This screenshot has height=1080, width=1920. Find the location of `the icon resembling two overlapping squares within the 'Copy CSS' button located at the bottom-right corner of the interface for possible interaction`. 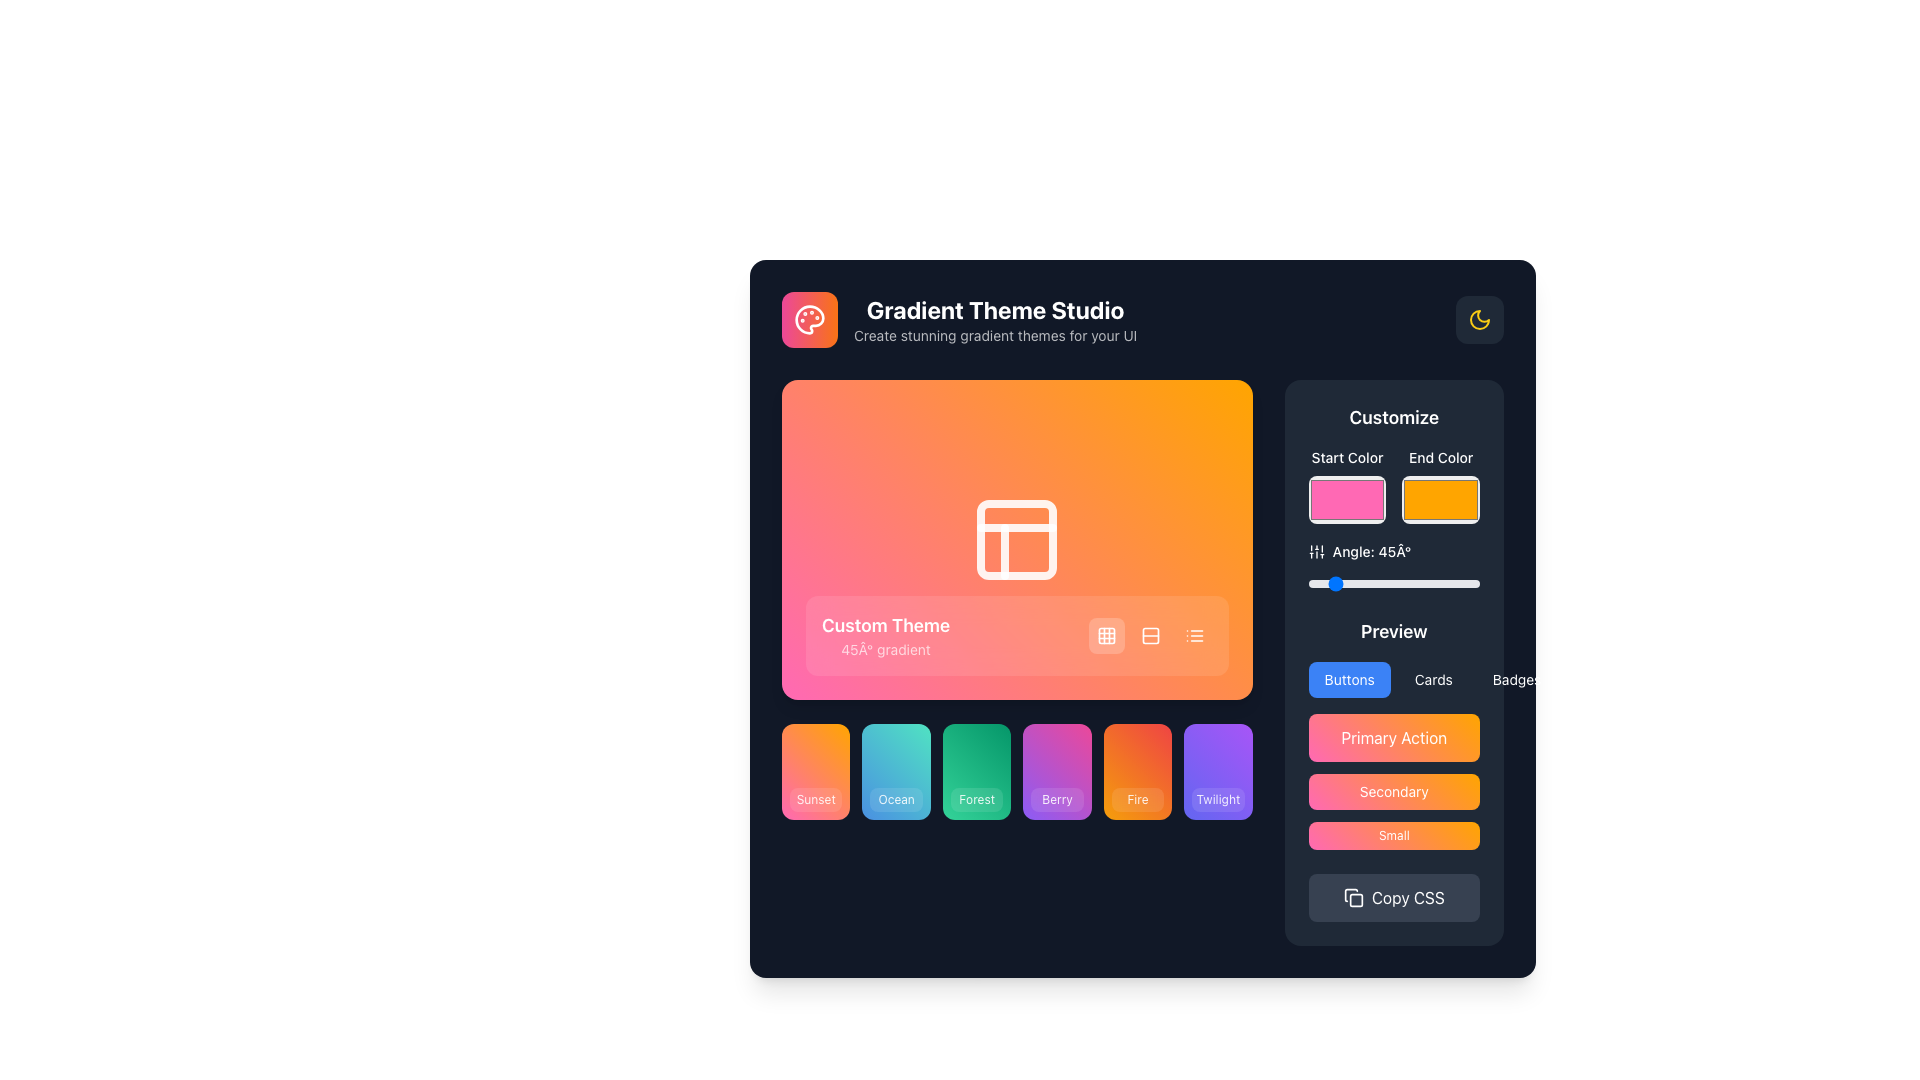

the icon resembling two overlapping squares within the 'Copy CSS' button located at the bottom-right corner of the interface for possible interaction is located at coordinates (1353, 897).